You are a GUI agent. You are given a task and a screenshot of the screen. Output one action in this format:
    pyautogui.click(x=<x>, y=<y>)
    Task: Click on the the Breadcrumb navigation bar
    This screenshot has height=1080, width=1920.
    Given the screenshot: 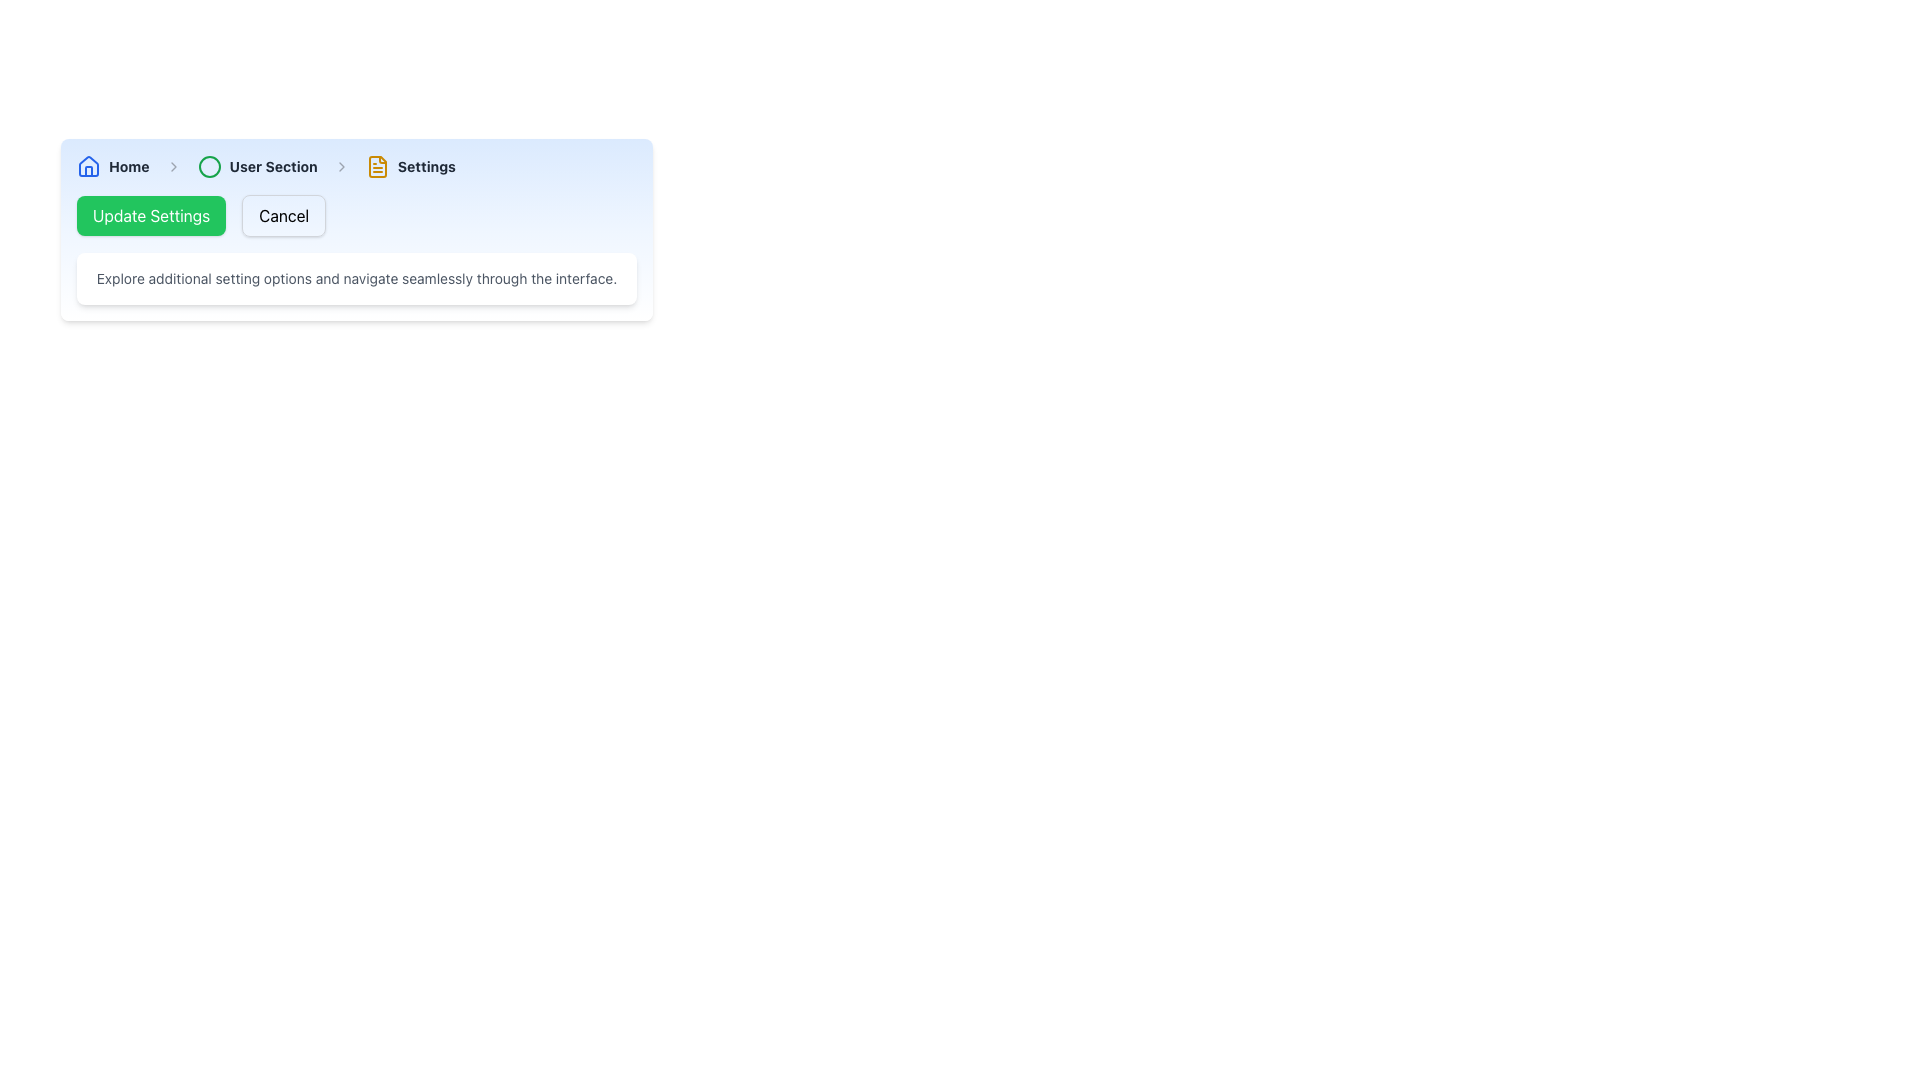 What is the action you would take?
    pyautogui.click(x=356, y=165)
    